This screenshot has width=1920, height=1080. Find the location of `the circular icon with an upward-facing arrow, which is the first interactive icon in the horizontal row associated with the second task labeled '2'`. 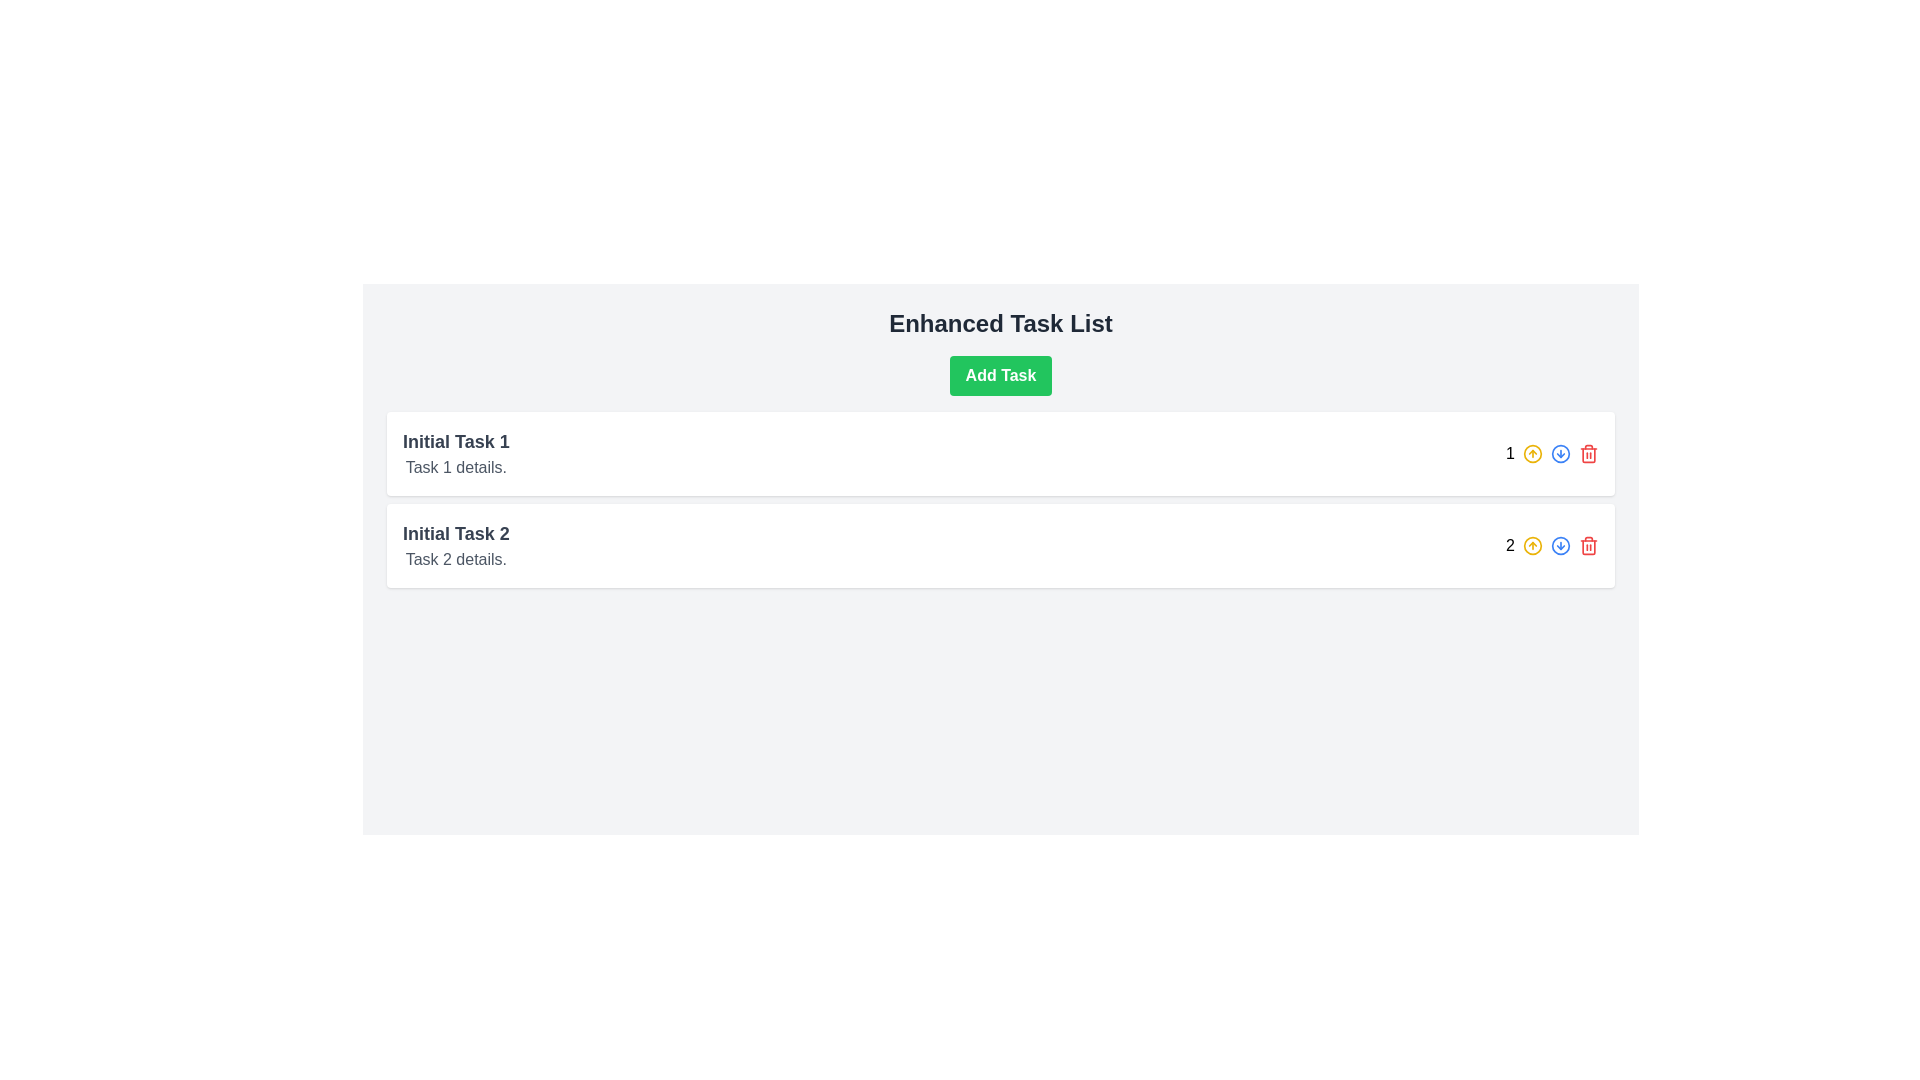

the circular icon with an upward-facing arrow, which is the first interactive icon in the horizontal row associated with the second task labeled '2' is located at coordinates (1531, 546).